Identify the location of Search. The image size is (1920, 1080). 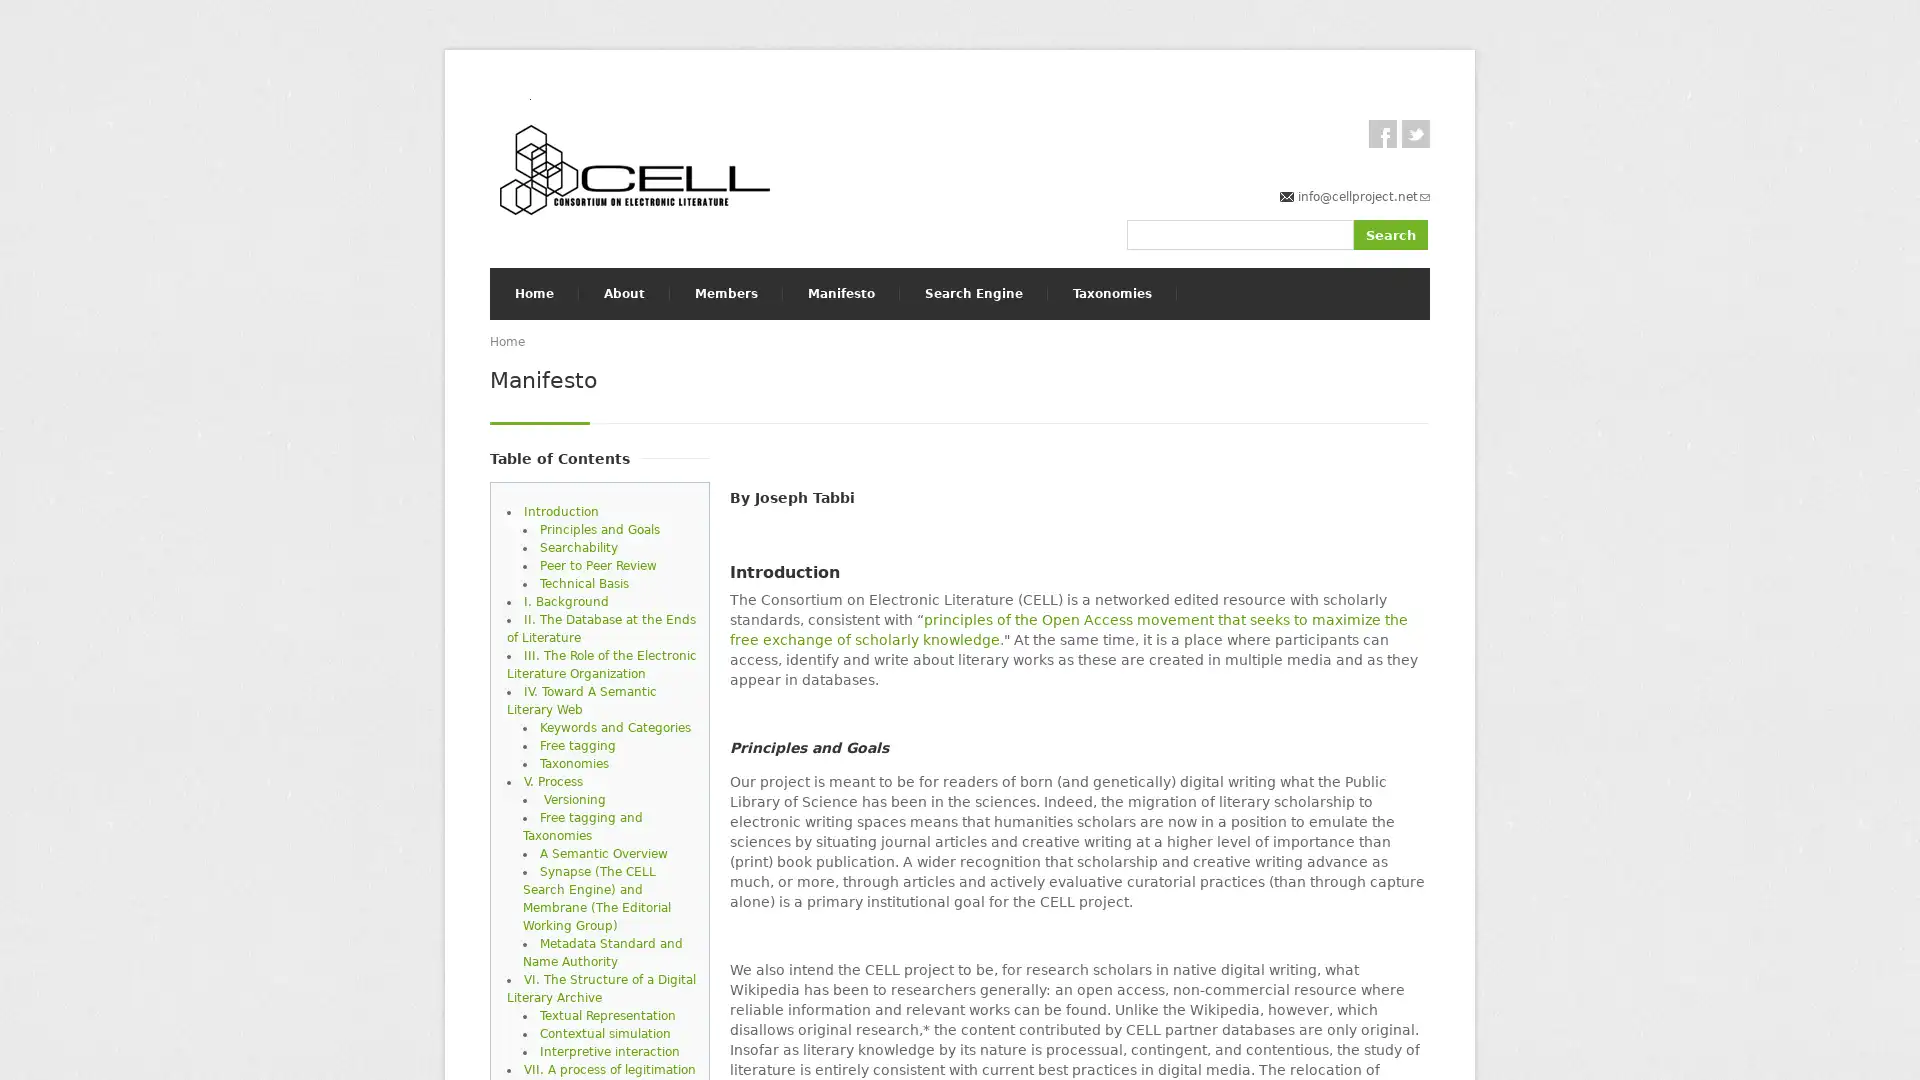
(1390, 233).